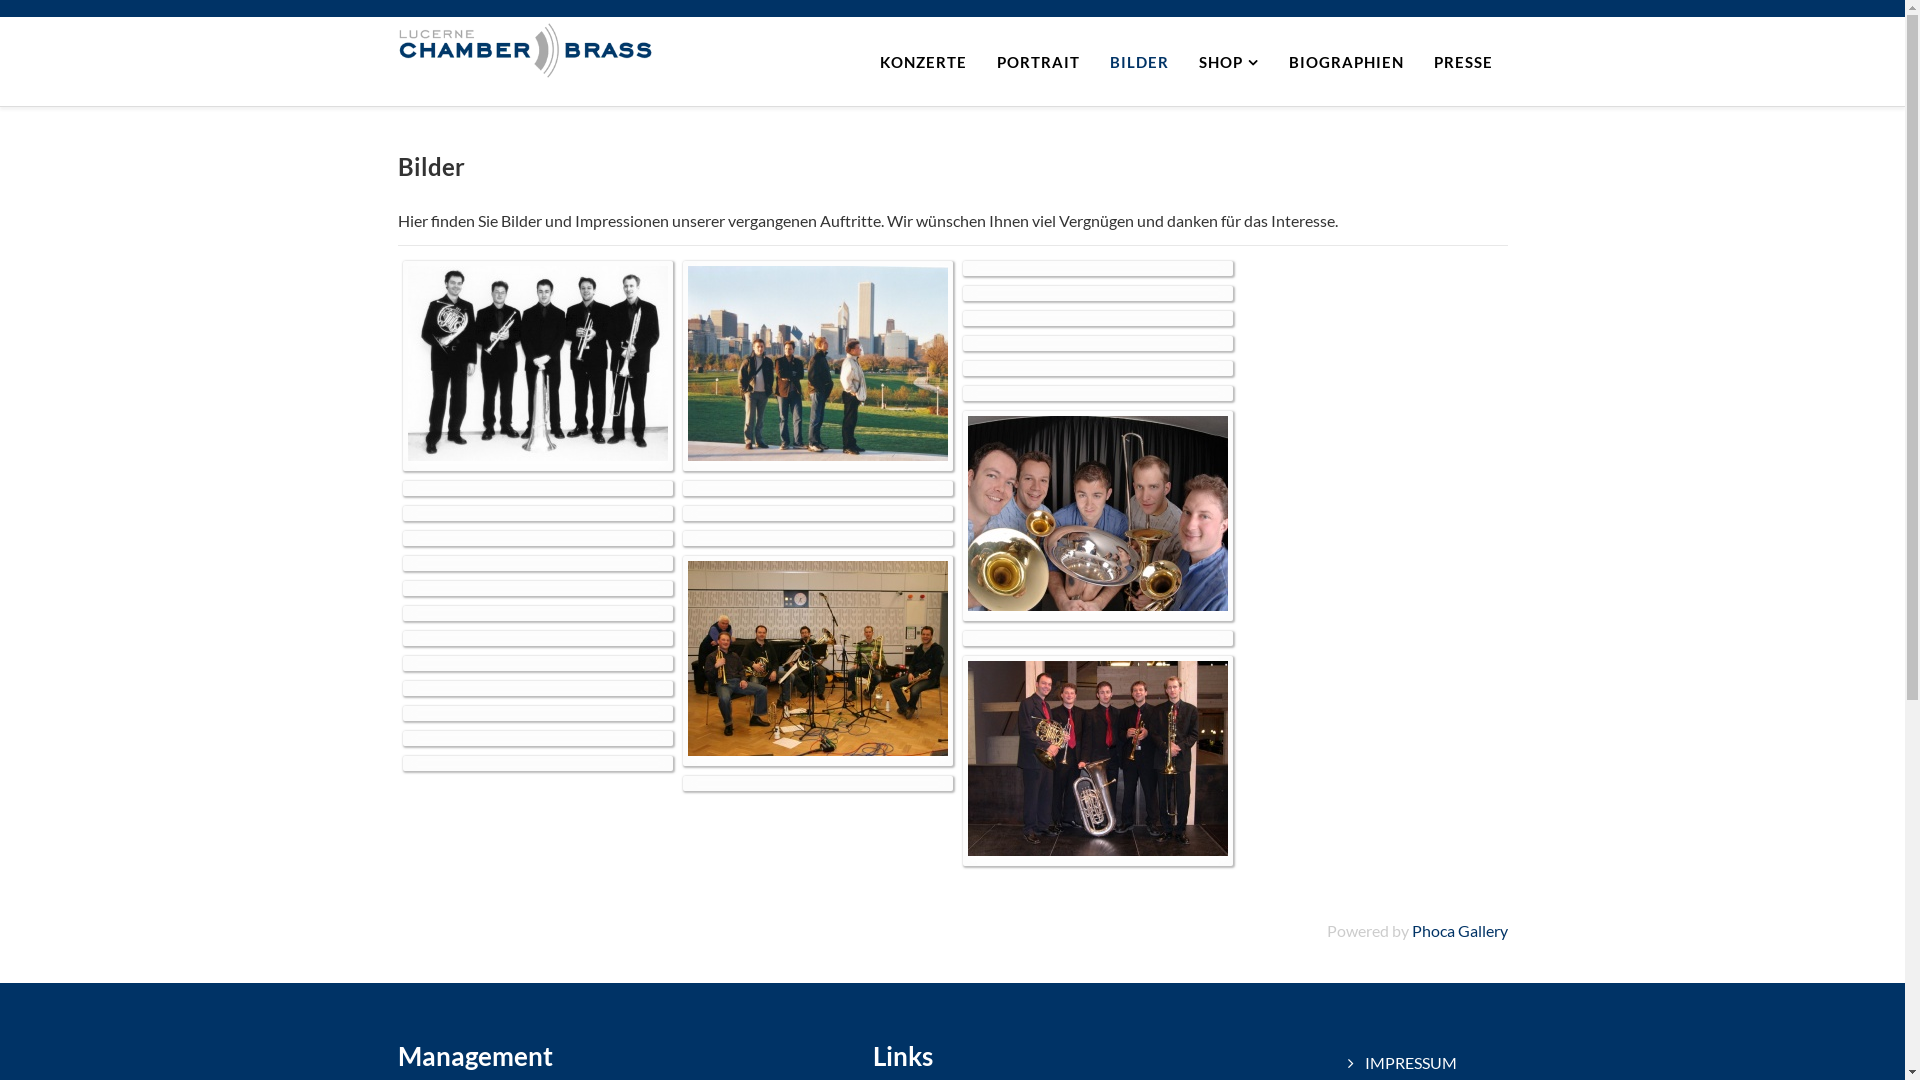  Describe the element at coordinates (864, 60) in the screenshot. I see `'KONZERTE'` at that location.